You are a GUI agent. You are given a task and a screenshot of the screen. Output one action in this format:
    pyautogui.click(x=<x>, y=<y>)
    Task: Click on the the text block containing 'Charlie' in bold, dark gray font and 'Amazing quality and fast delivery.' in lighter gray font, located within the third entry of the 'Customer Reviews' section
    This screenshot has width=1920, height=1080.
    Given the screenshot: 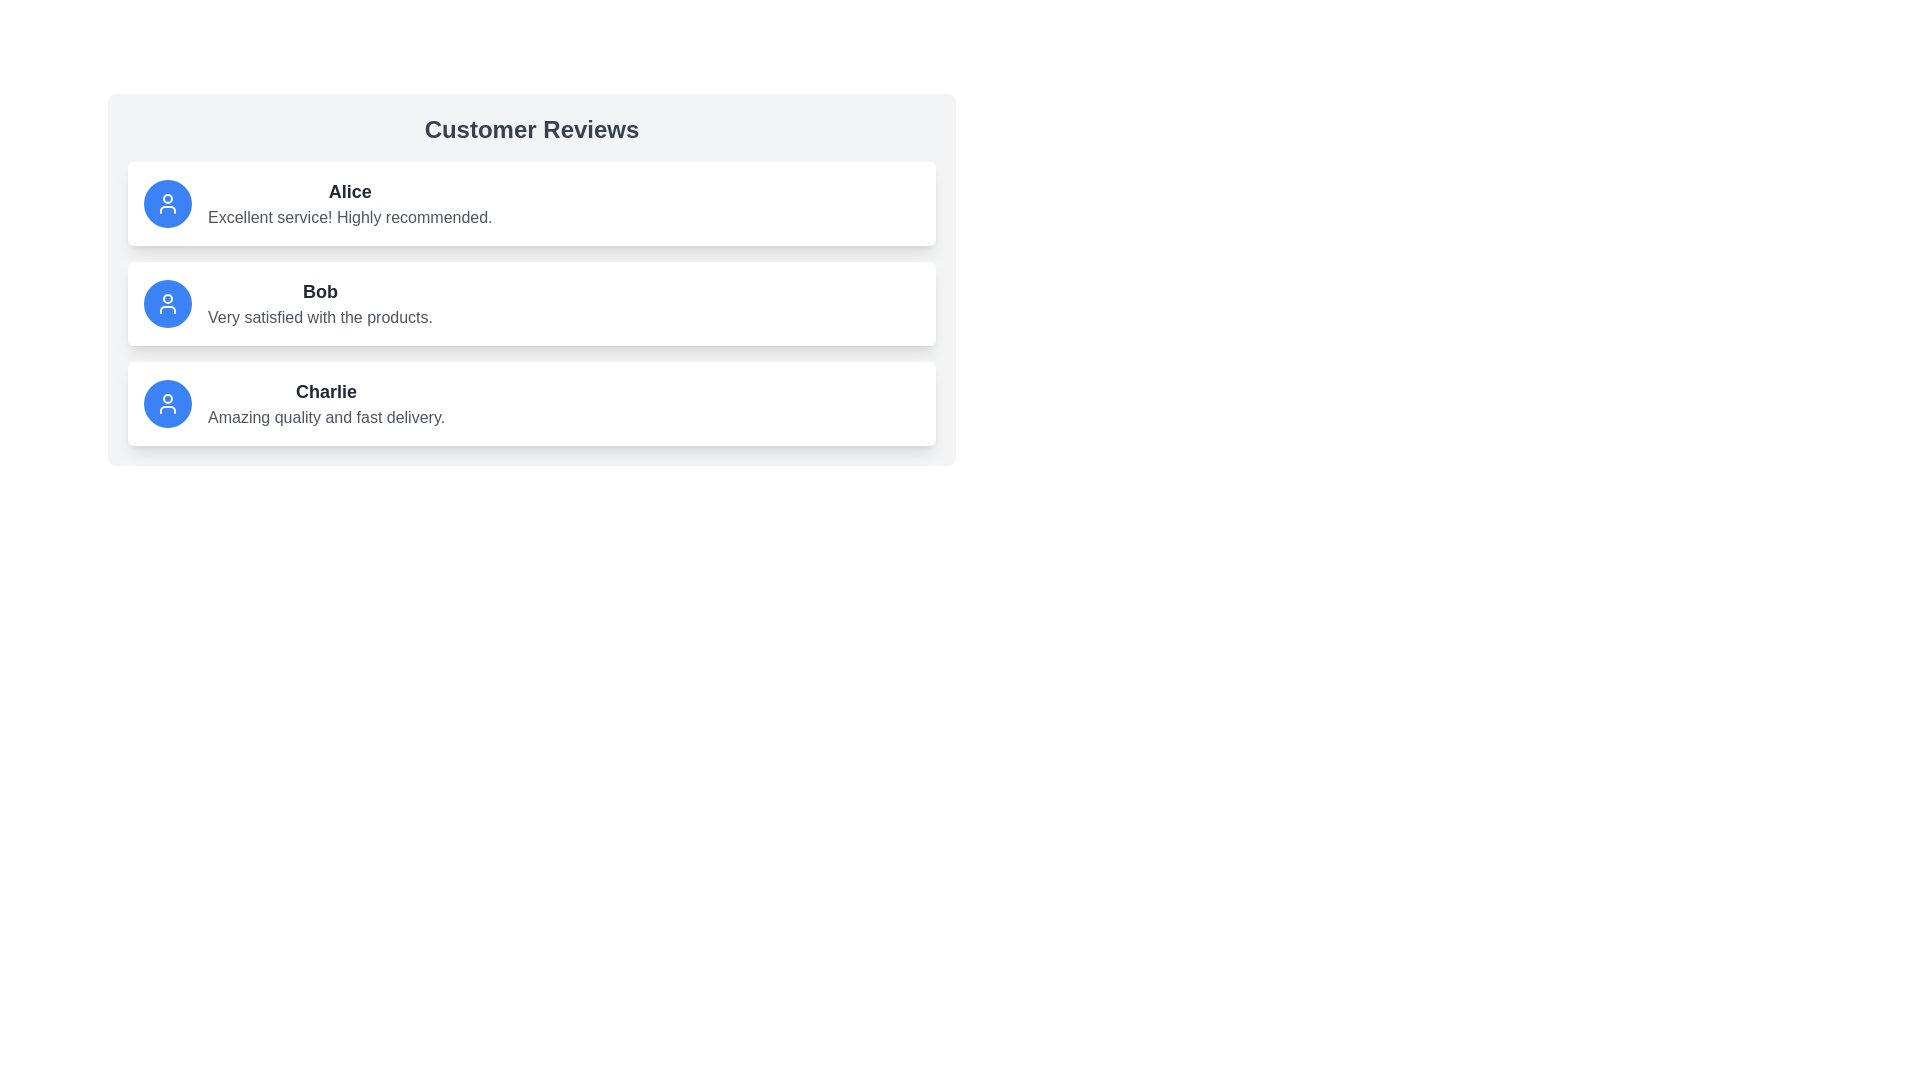 What is the action you would take?
    pyautogui.click(x=326, y=404)
    